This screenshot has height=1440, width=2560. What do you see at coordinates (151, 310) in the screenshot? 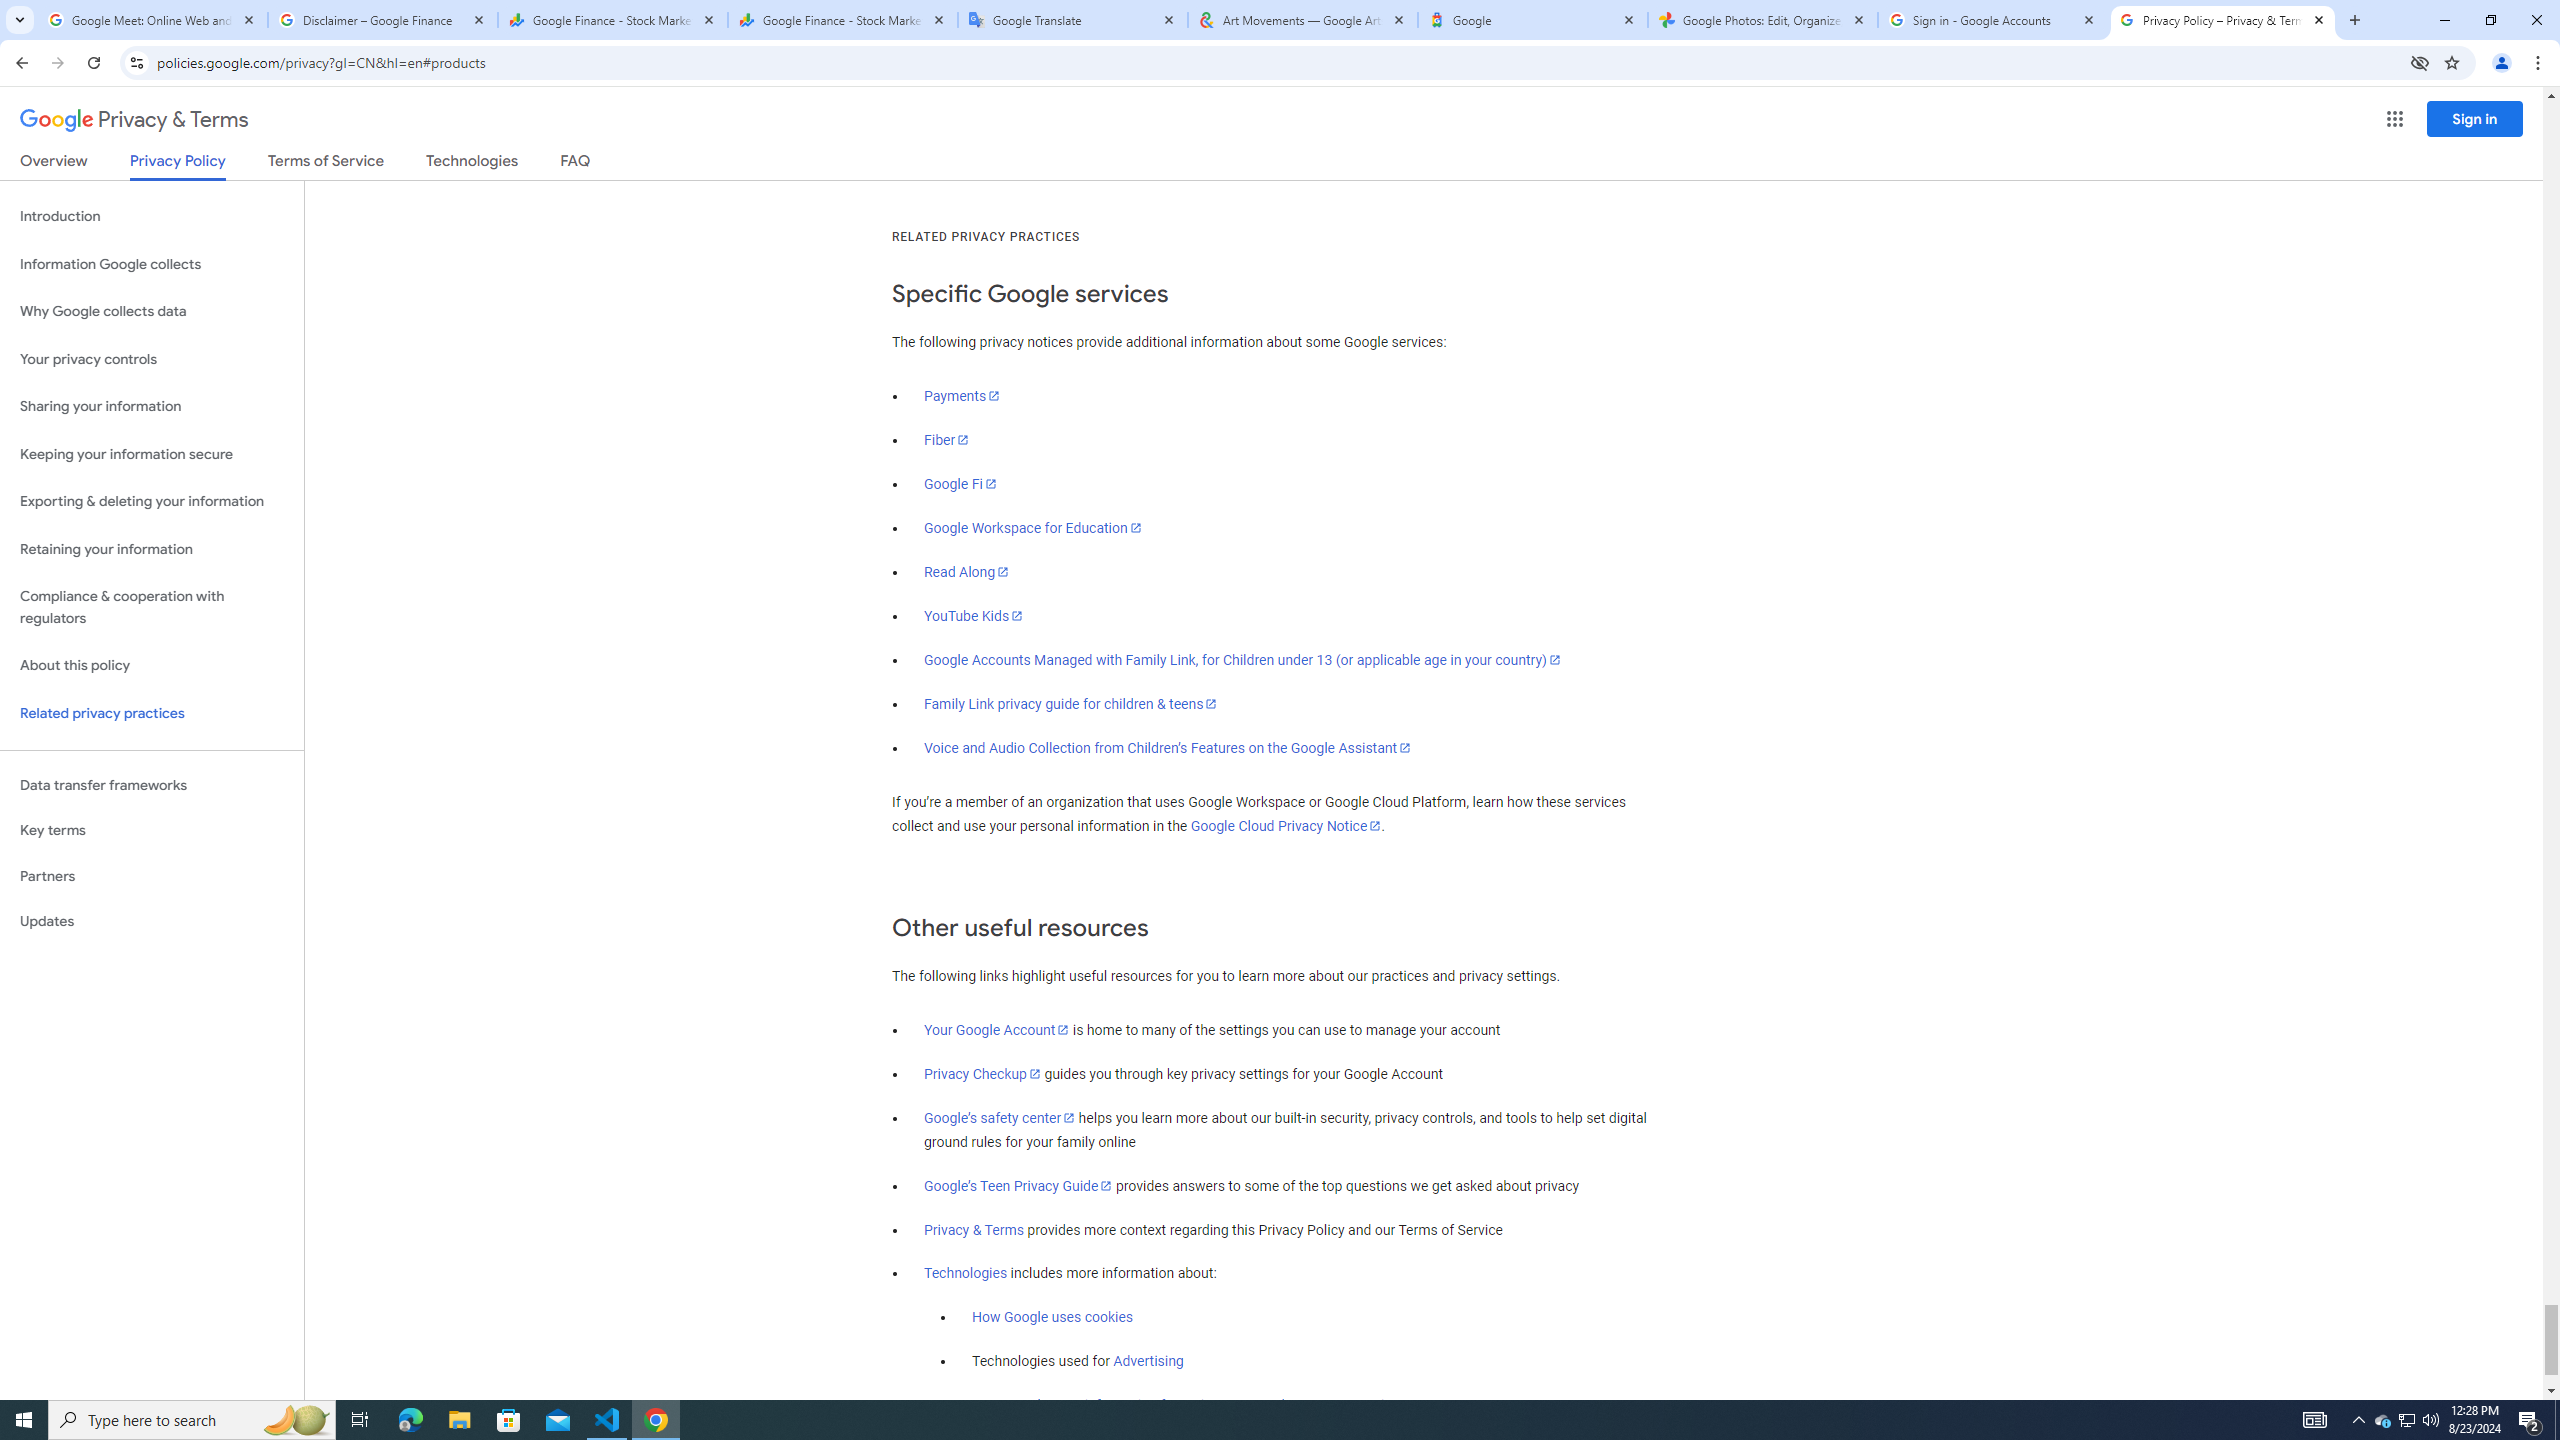
I see `'Why Google collects data'` at bounding box center [151, 310].